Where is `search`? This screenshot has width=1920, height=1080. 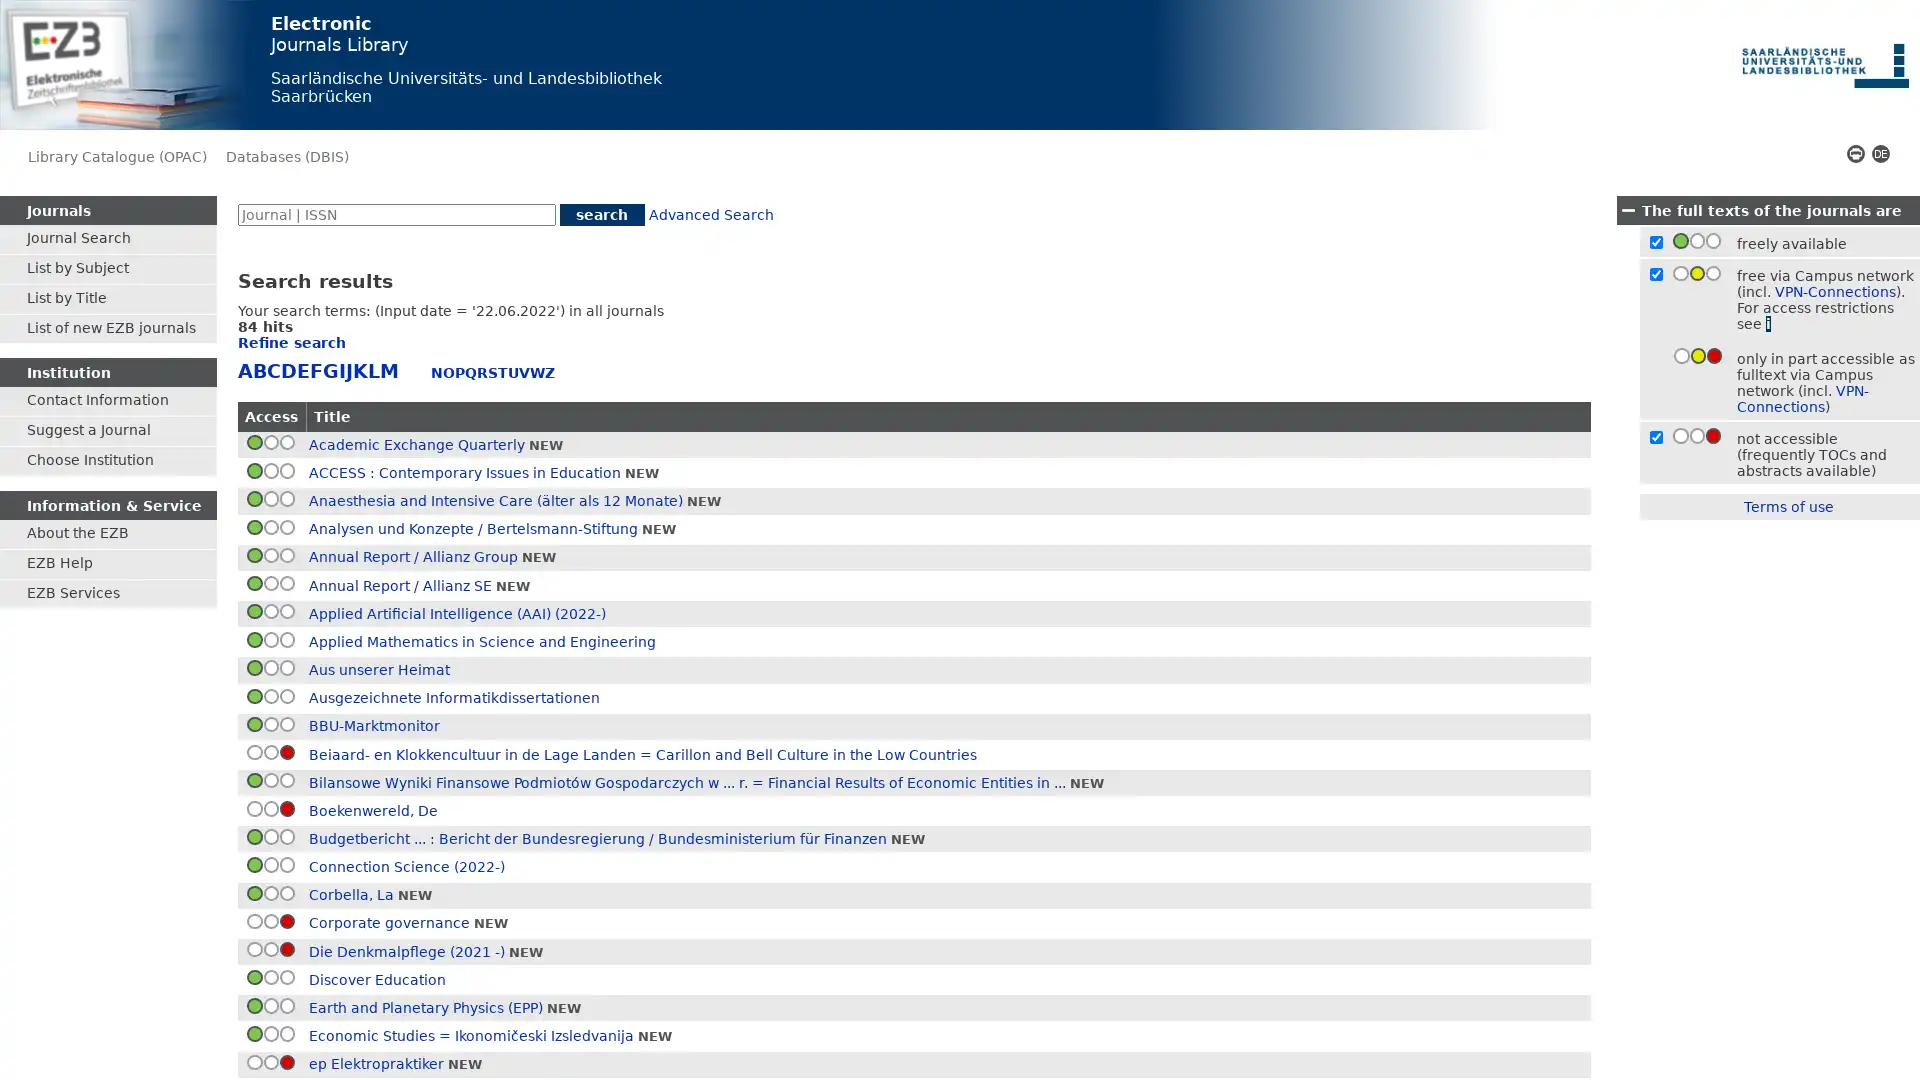
search is located at coordinates (600, 215).